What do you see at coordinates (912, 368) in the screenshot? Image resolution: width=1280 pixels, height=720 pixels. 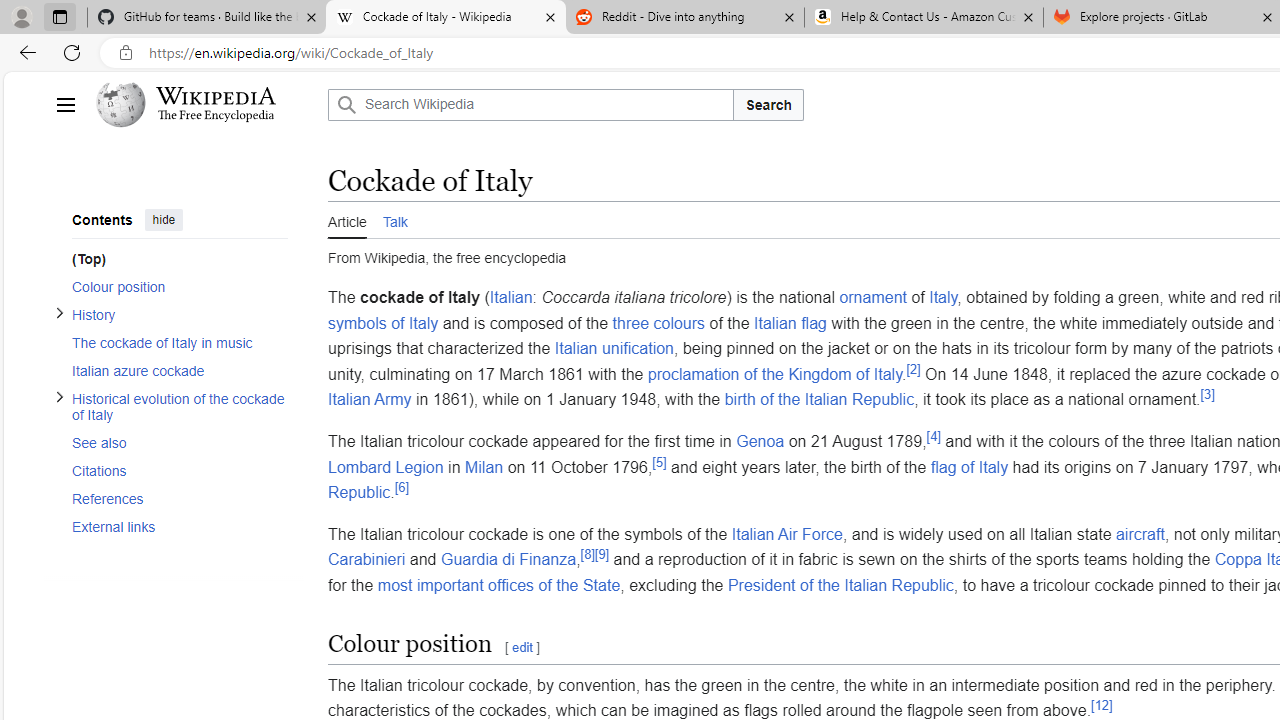 I see `'[2]'` at bounding box center [912, 368].